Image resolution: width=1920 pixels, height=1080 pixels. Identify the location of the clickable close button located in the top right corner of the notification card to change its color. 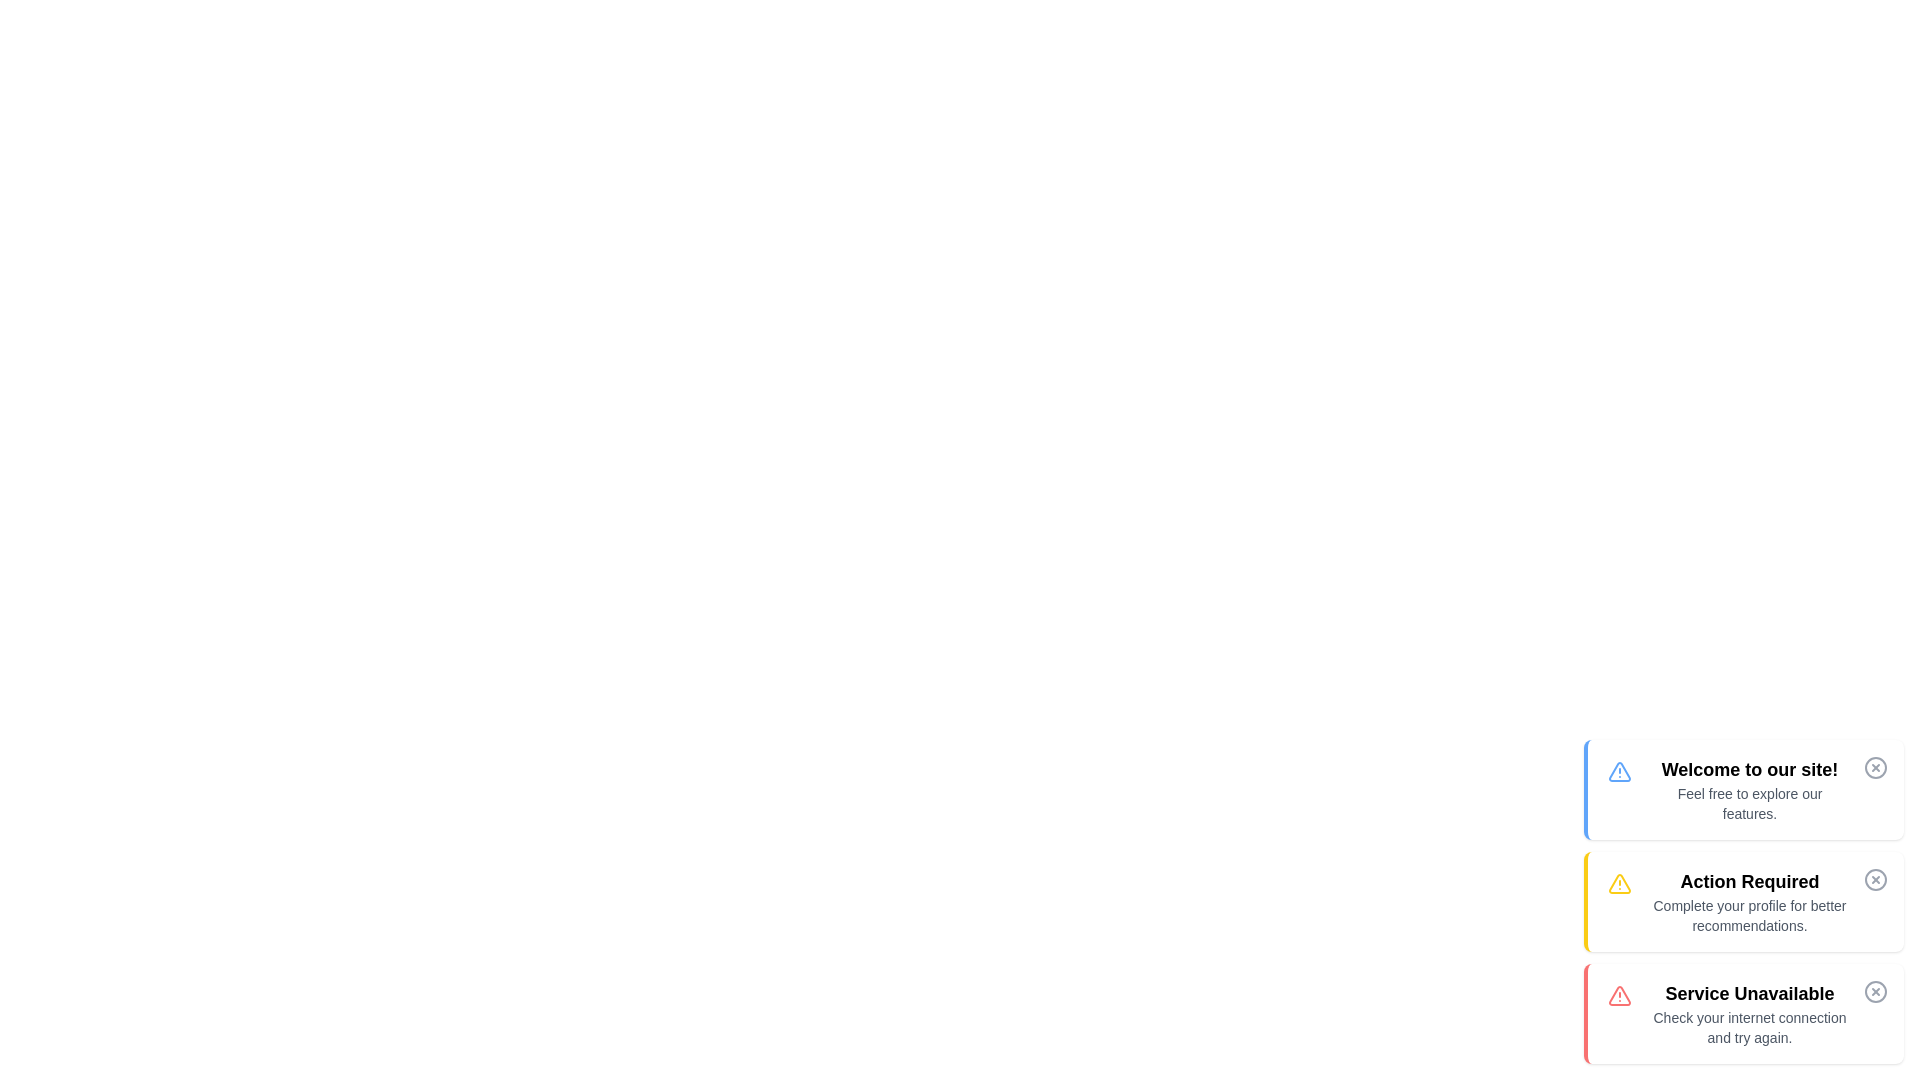
(1875, 766).